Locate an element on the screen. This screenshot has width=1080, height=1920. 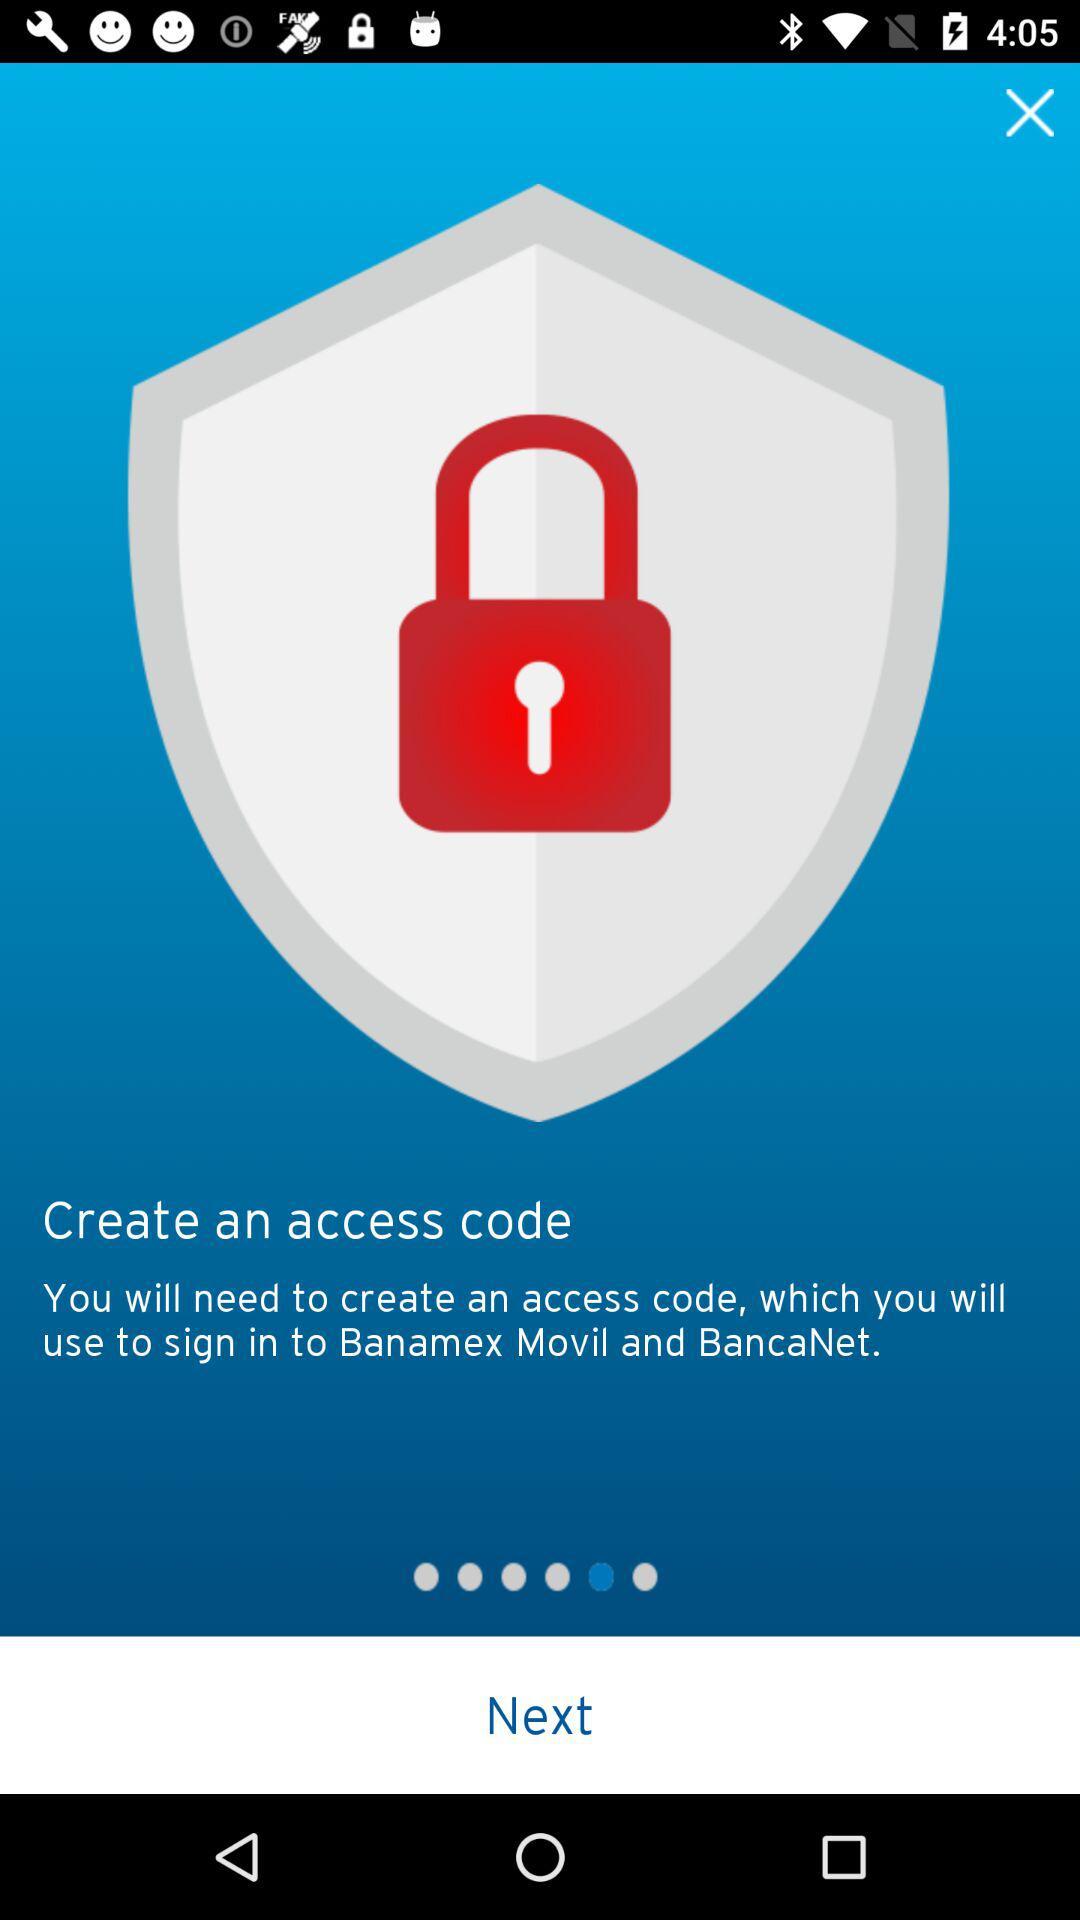
exit is located at coordinates (1030, 111).